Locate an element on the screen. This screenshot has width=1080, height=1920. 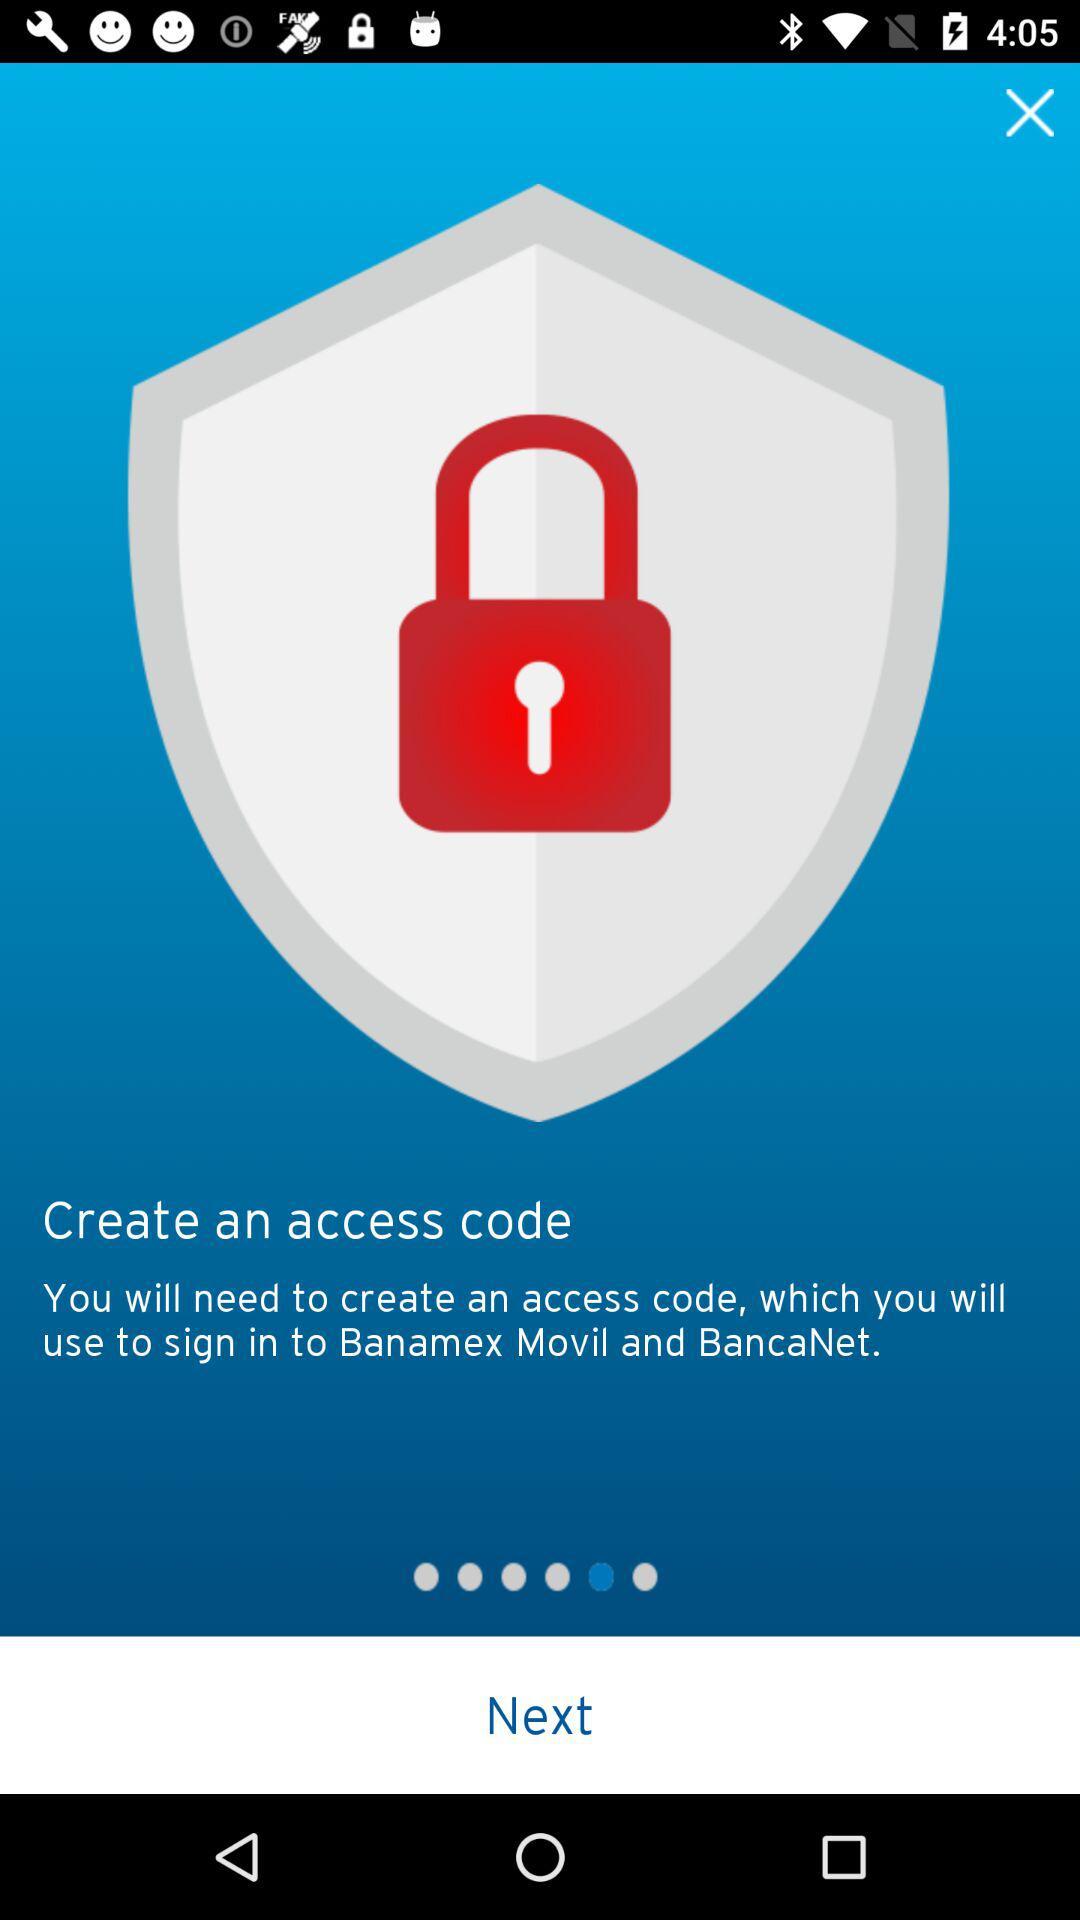
exit is located at coordinates (1030, 111).